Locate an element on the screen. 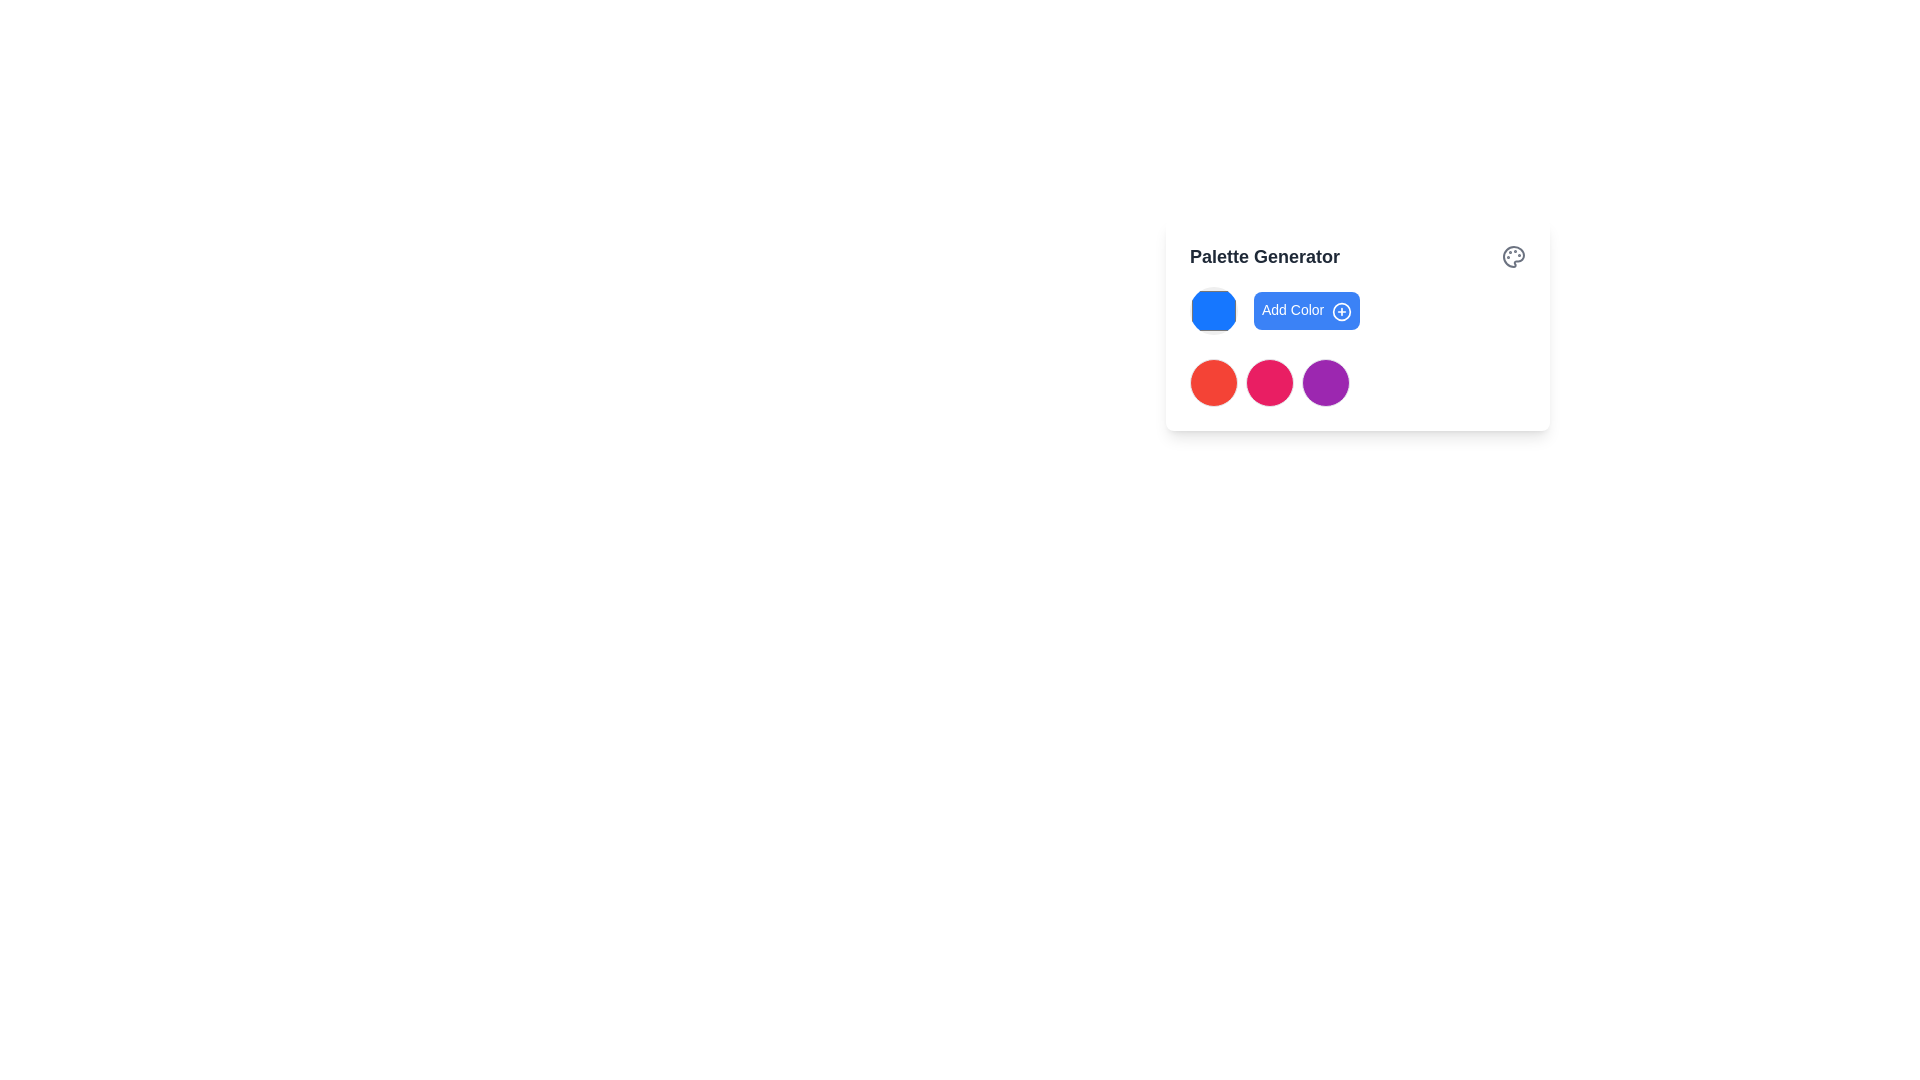 This screenshot has height=1080, width=1920. the circular icon located to the right of the 'Add Color' button, which indicates the functionality of adding a new item to a palette is located at coordinates (1342, 311).